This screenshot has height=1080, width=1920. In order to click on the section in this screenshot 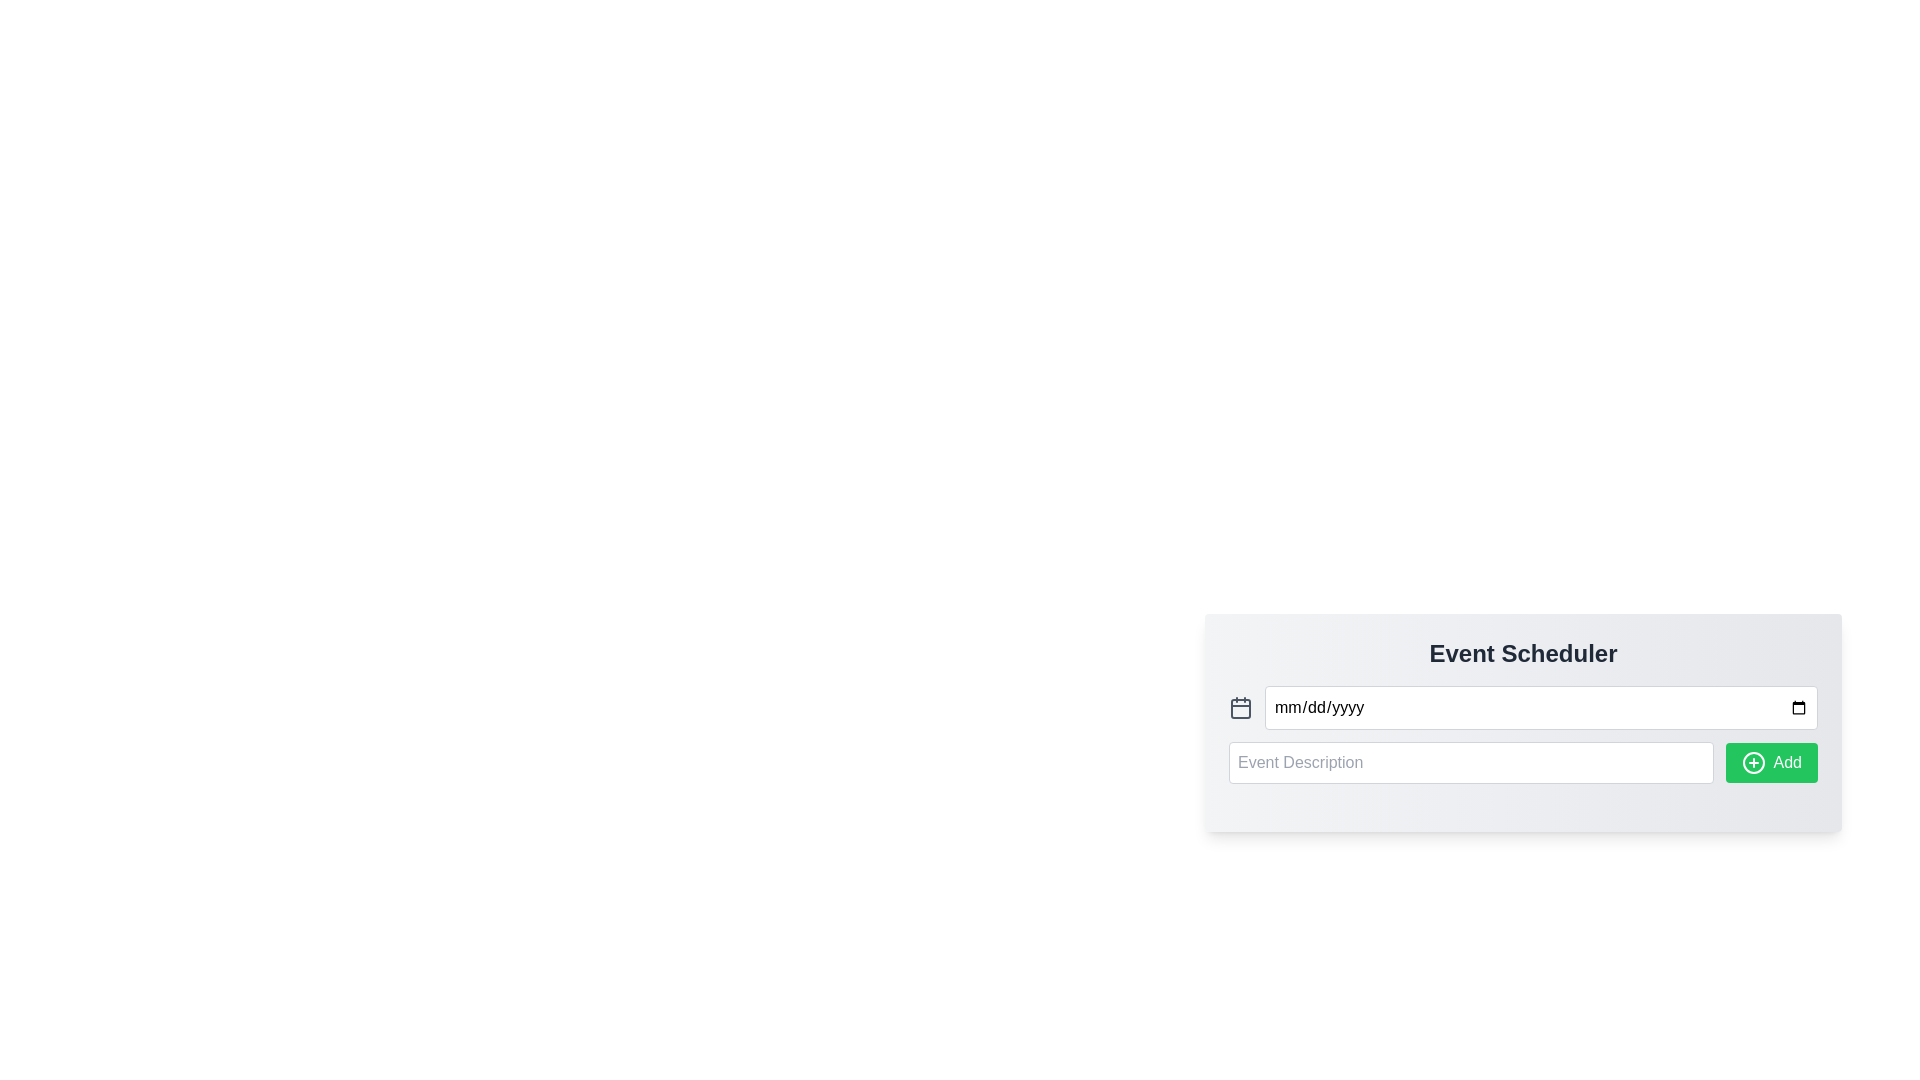, I will do `click(1522, 654)`.